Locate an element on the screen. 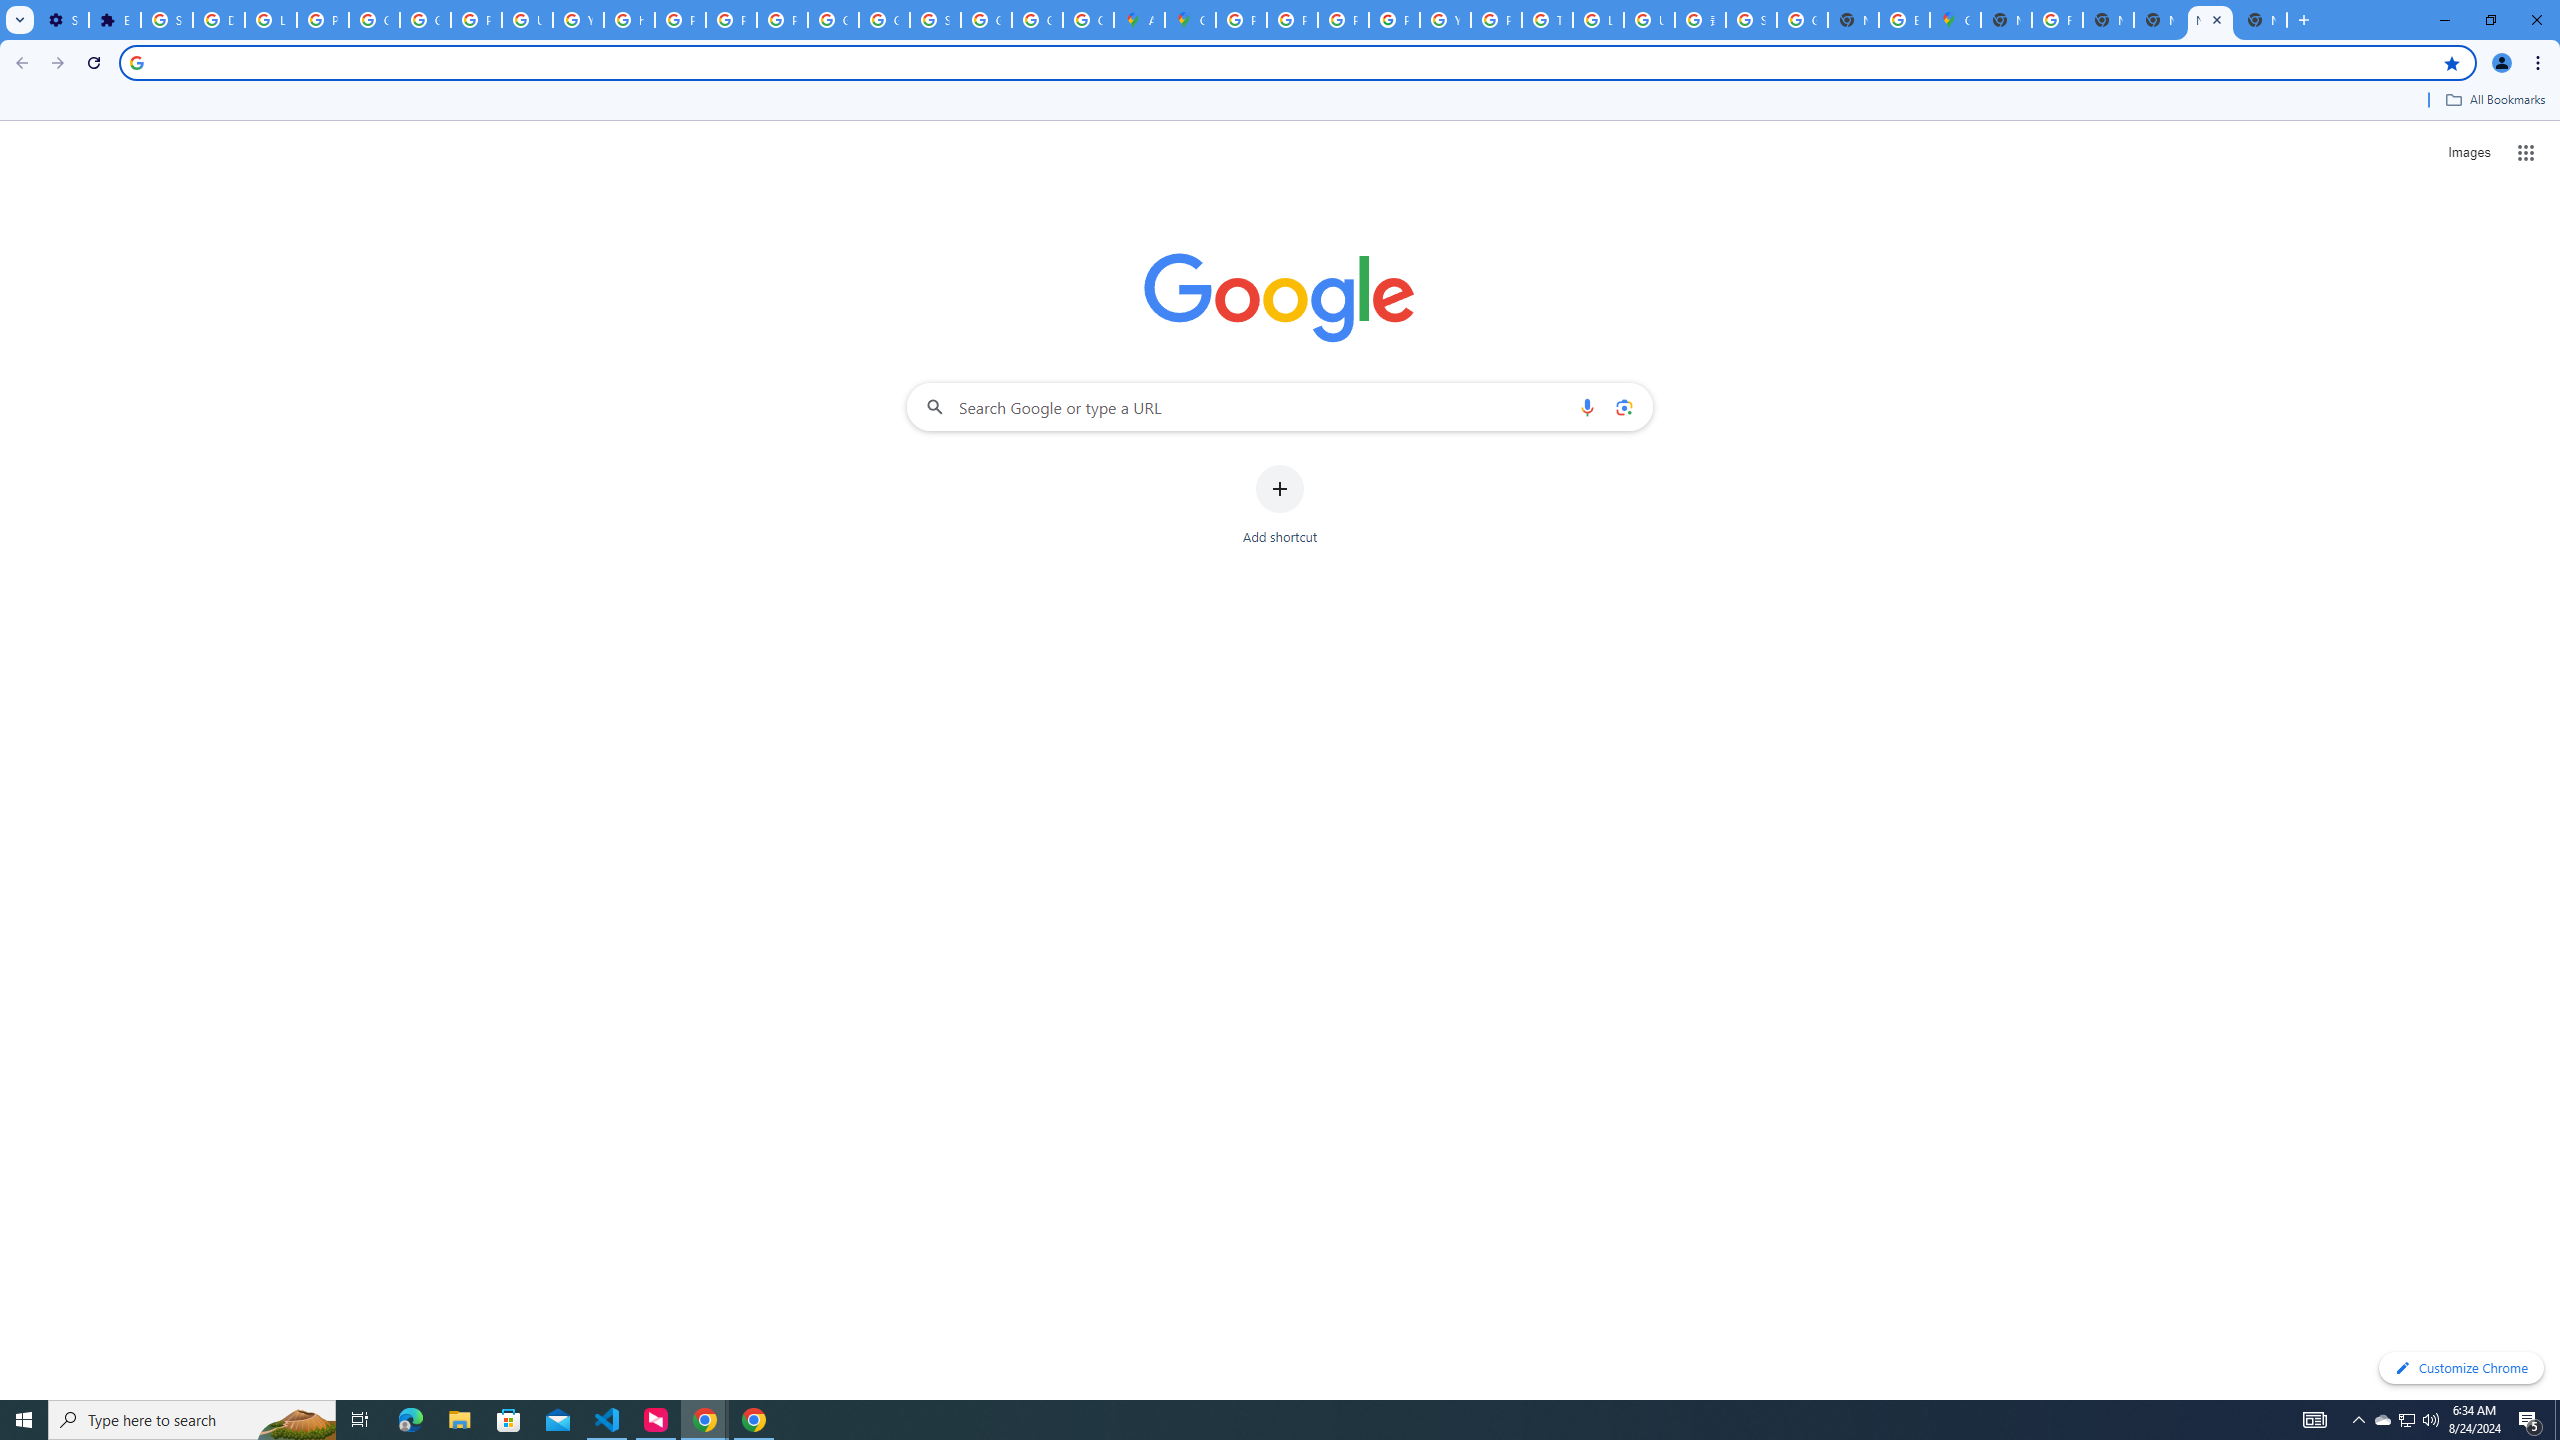  'Settings - On startup' is located at coordinates (61, 19).